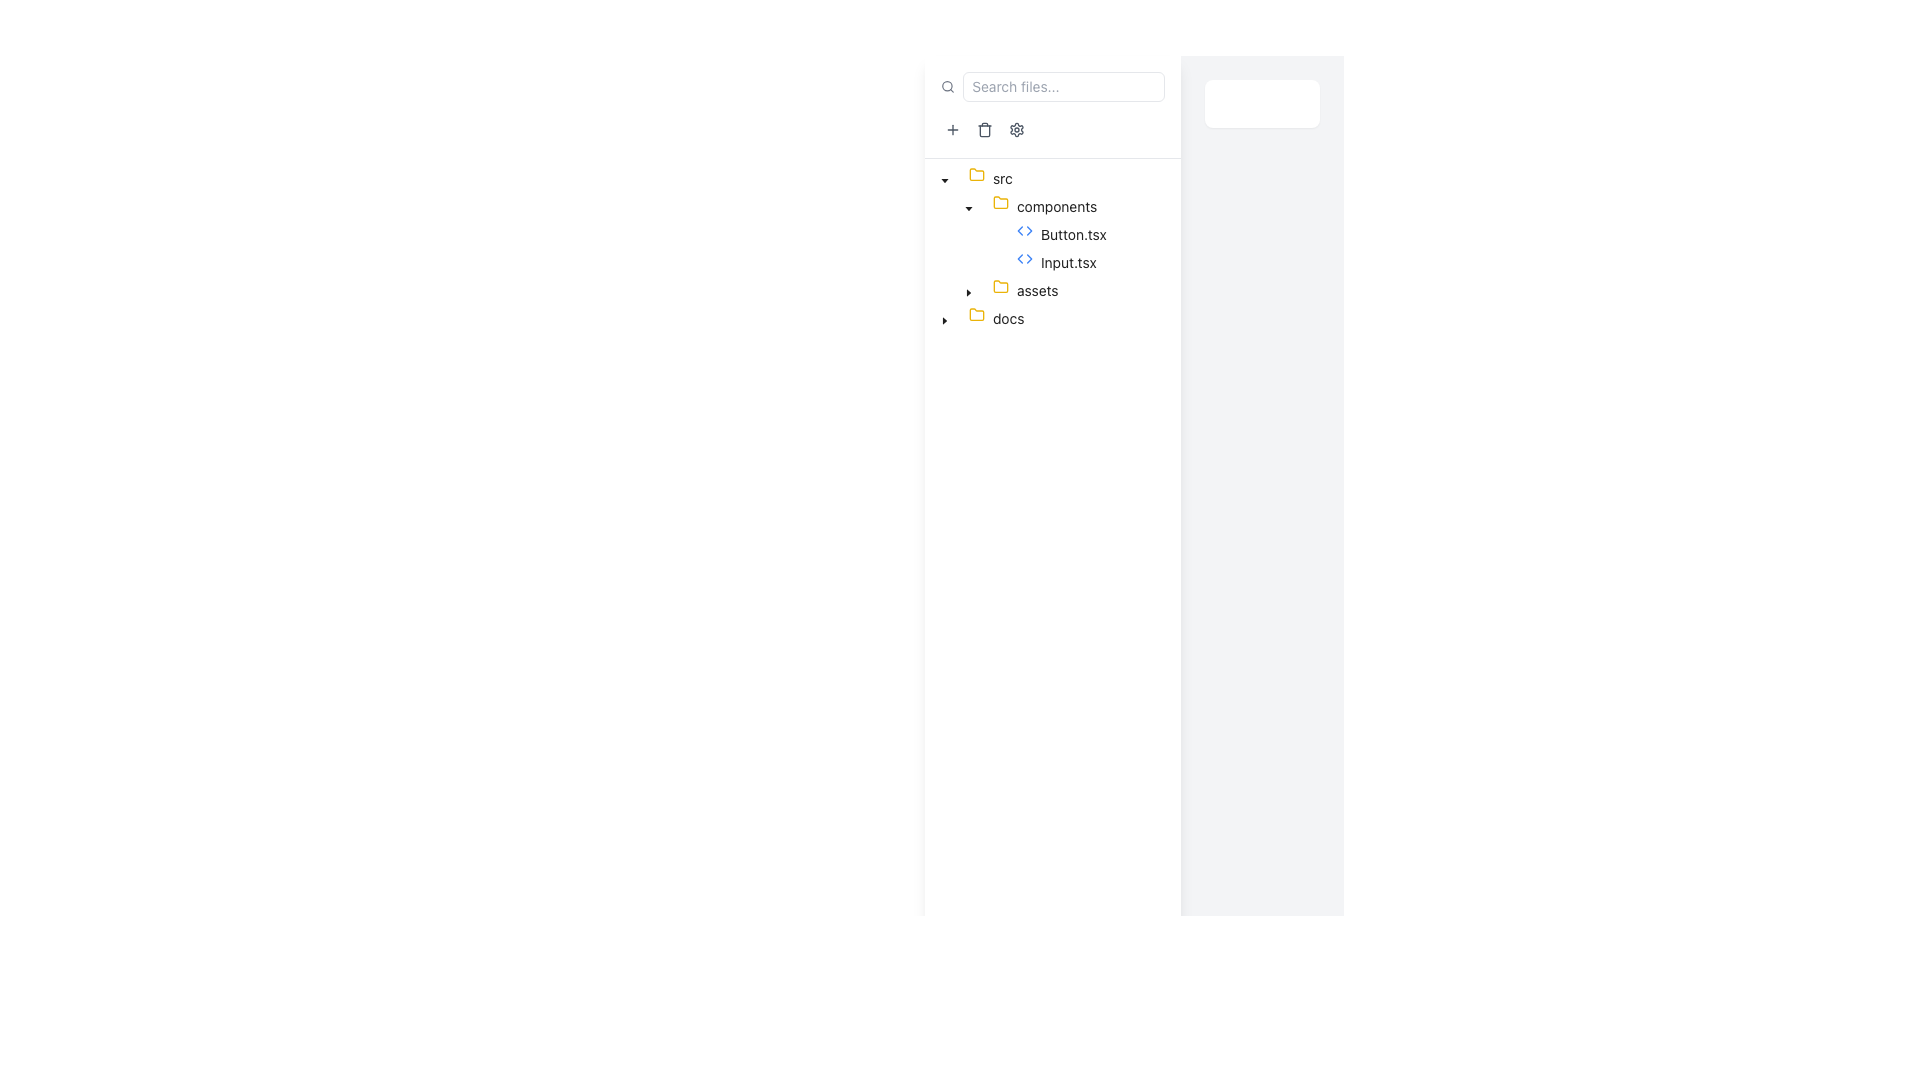 The image size is (1920, 1080). What do you see at coordinates (1001, 286) in the screenshot?
I see `the yellow folder icon representing the 'assets' directory in the file hierarchy` at bounding box center [1001, 286].